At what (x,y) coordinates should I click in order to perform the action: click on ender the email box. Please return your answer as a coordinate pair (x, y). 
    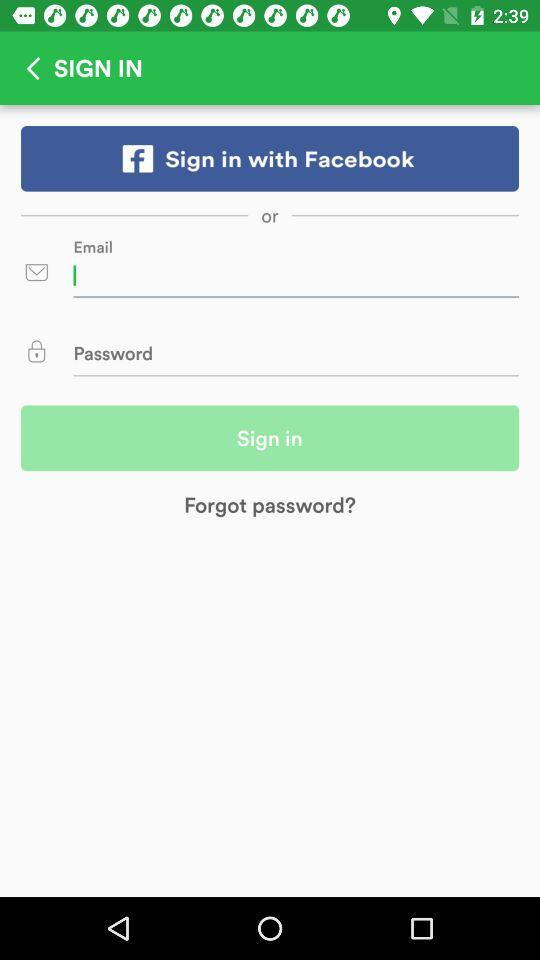
    Looking at the image, I should click on (295, 274).